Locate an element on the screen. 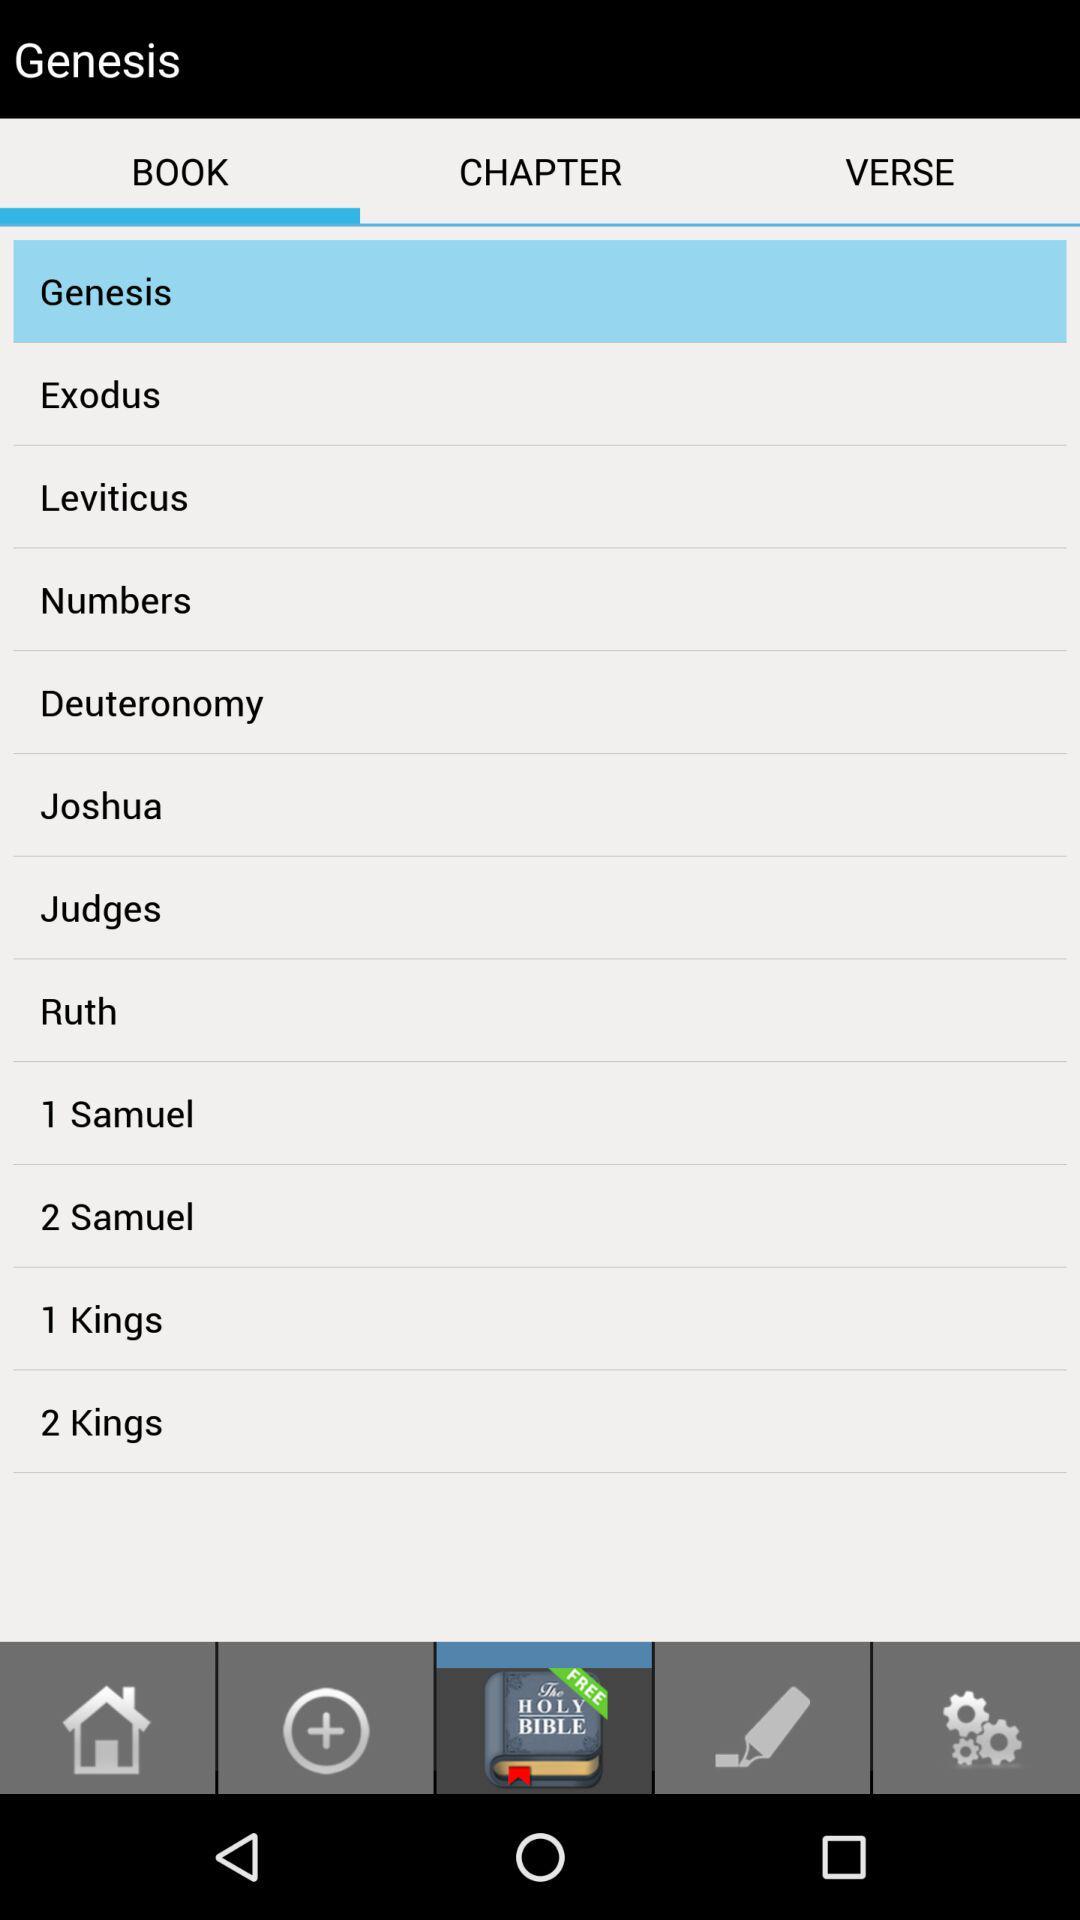  the settings icon is located at coordinates (975, 1851).